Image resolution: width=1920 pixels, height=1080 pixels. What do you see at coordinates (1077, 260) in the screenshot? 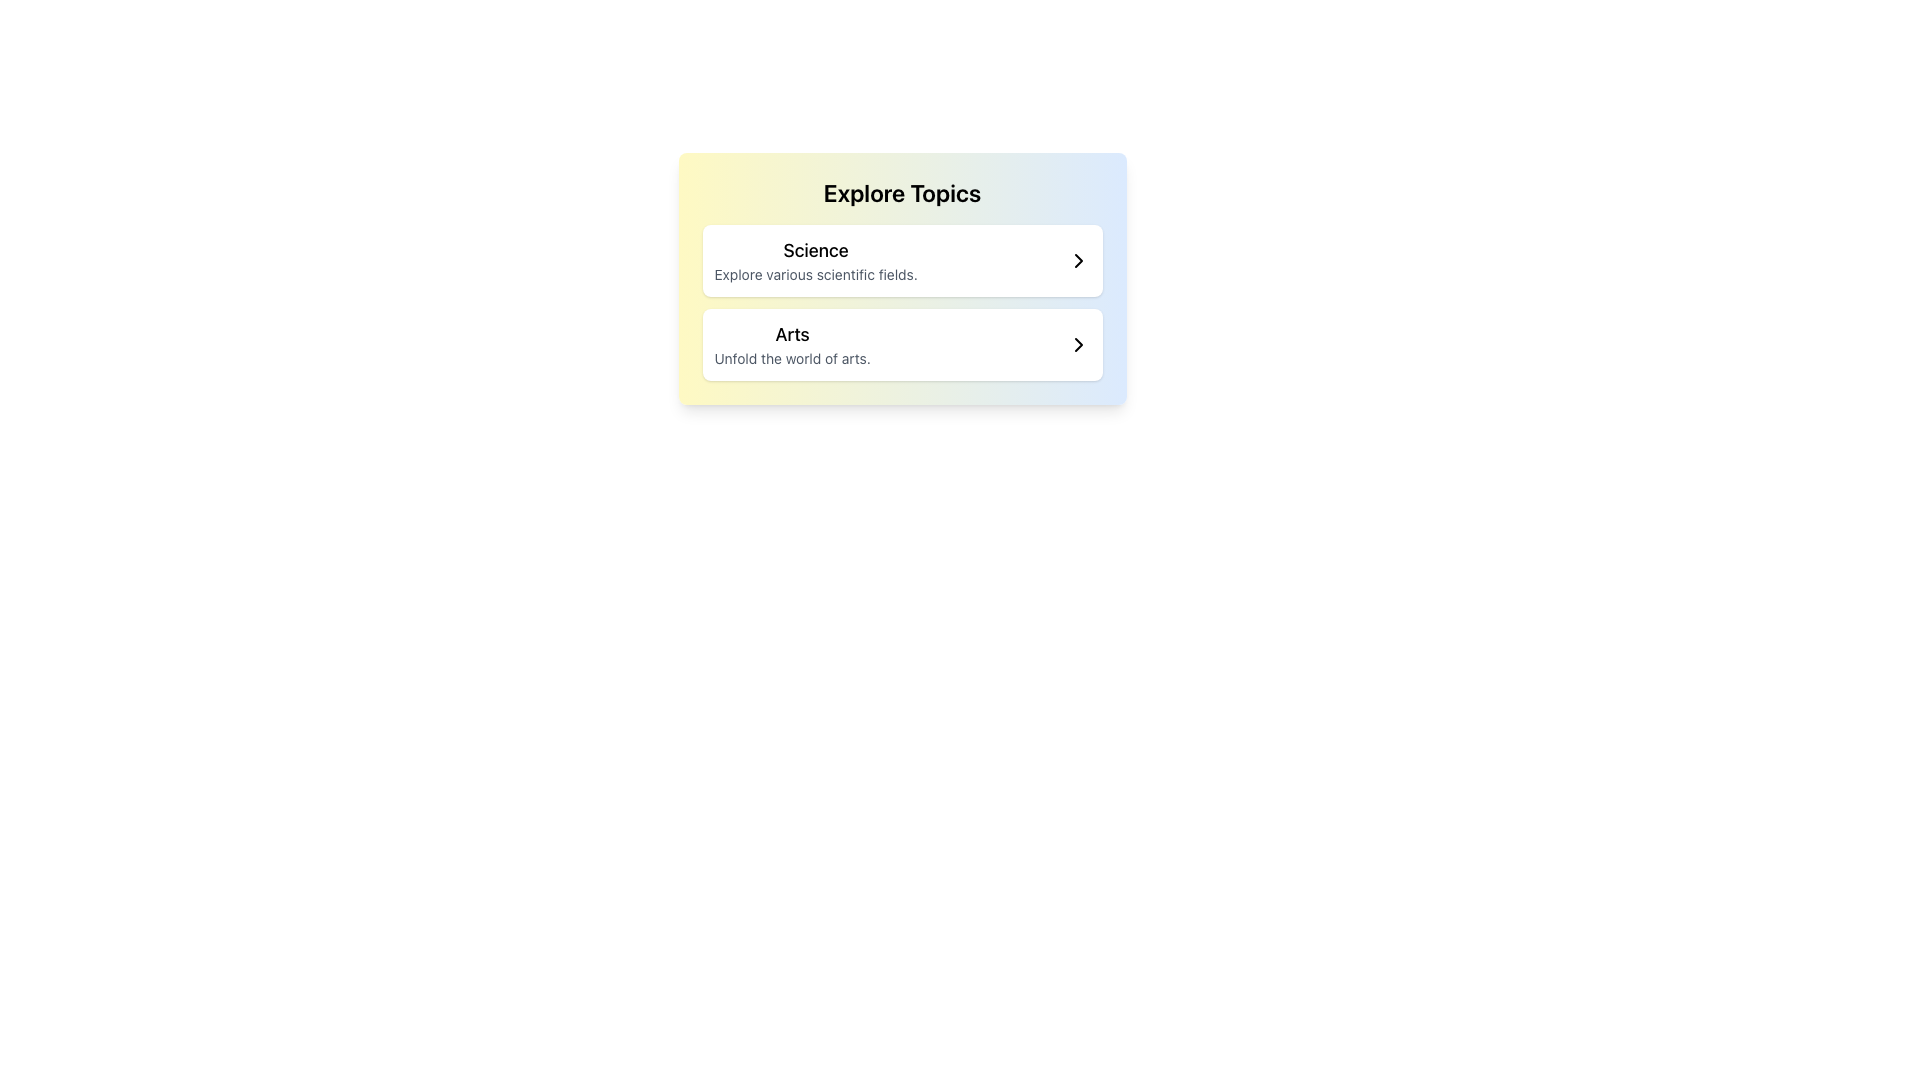
I see `the chevron icon in the rightmost section of the 'Science' row` at bounding box center [1077, 260].